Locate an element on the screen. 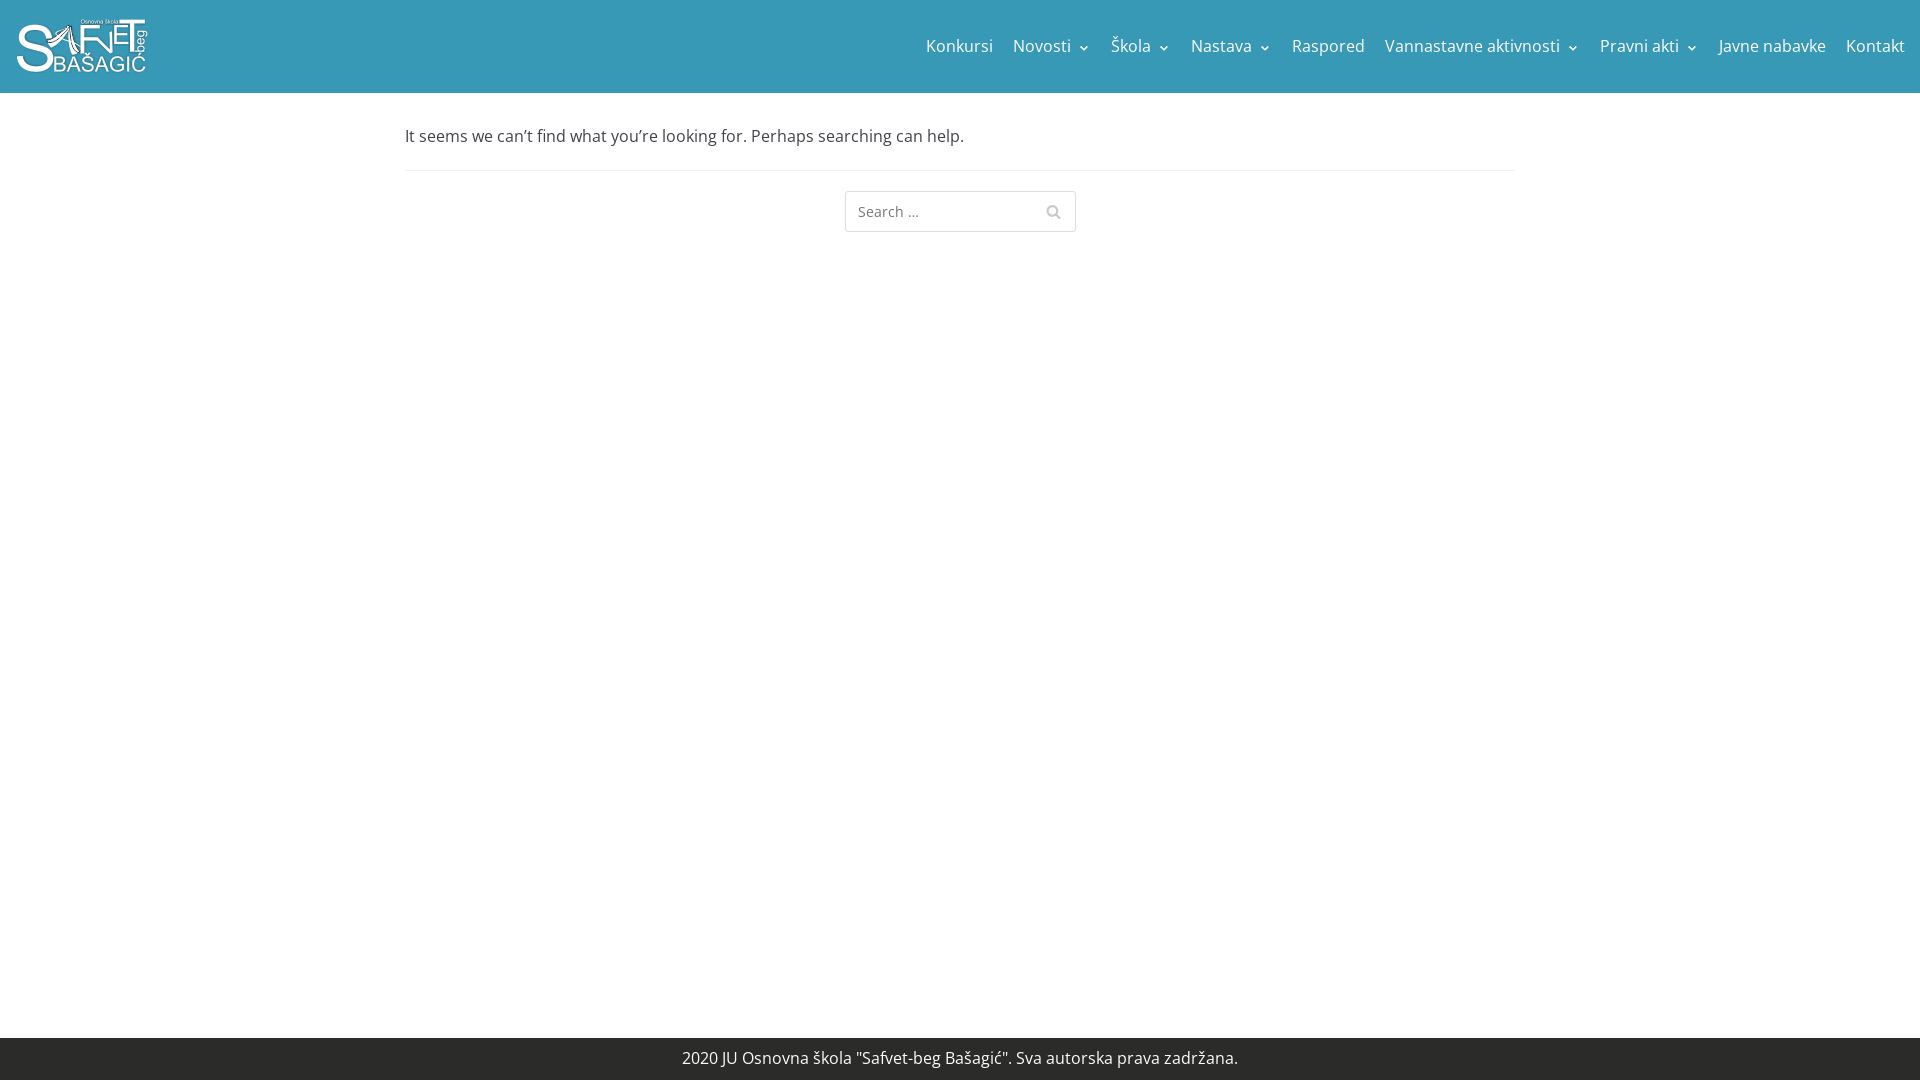 Image resolution: width=1920 pixels, height=1080 pixels. 'Konkursi' is located at coordinates (958, 45).